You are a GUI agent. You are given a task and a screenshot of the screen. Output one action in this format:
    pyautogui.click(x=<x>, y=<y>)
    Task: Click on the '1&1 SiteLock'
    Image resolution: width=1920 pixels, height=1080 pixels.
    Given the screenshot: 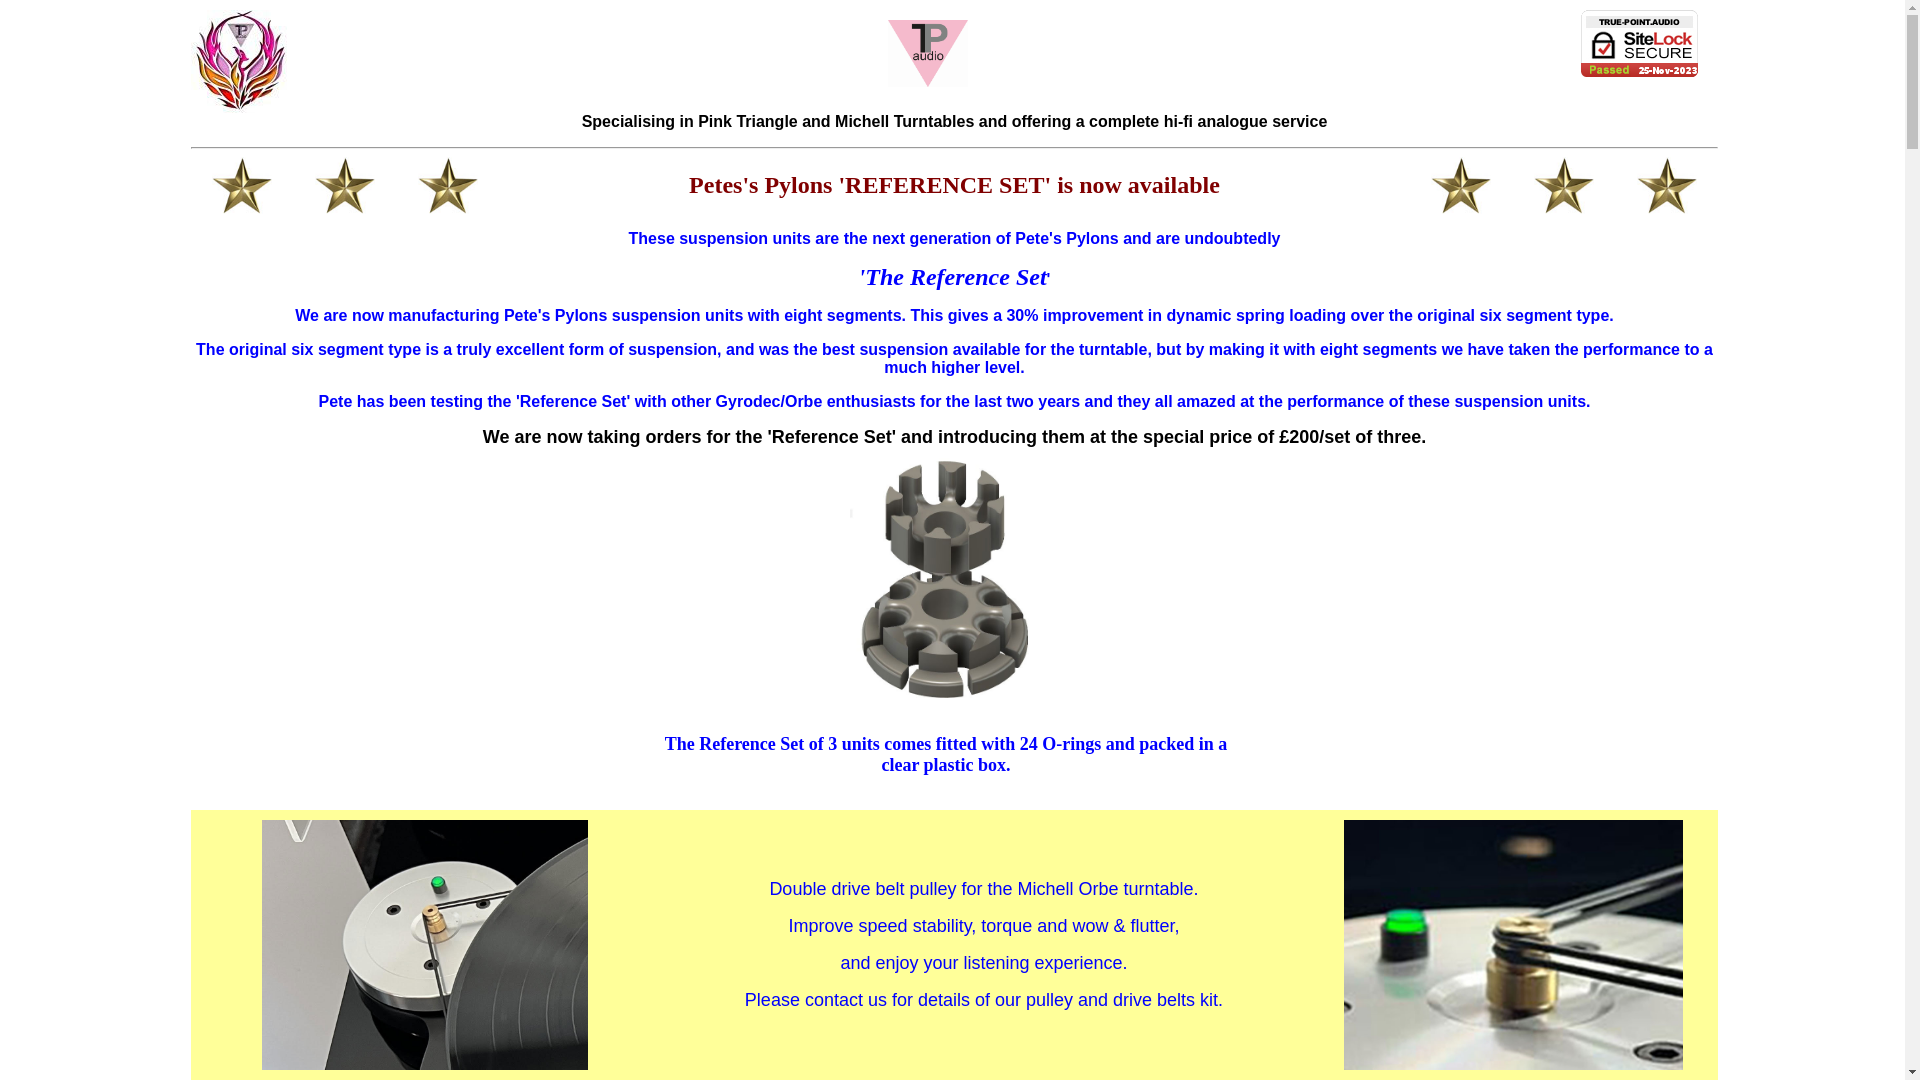 What is the action you would take?
    pyautogui.click(x=1639, y=43)
    